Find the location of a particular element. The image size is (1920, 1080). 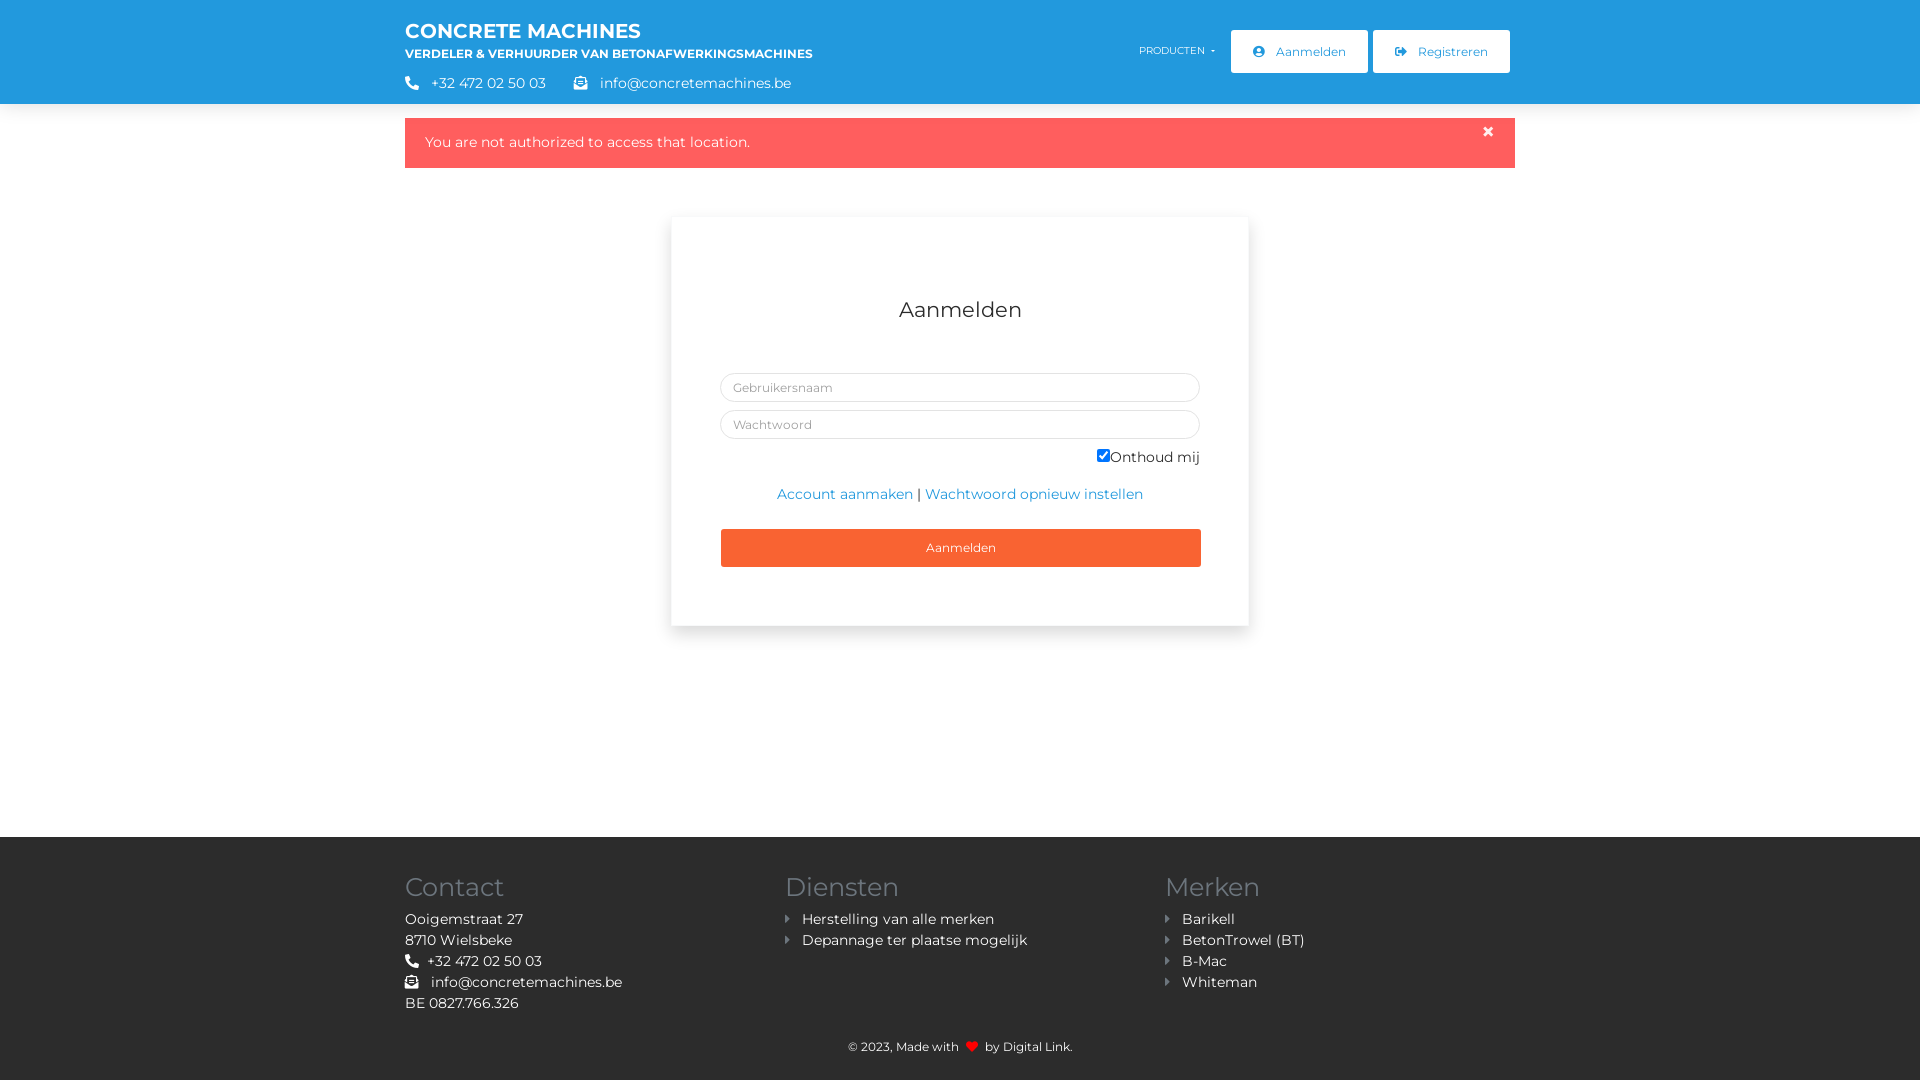

'Wachtwoord opnieuw instellen' is located at coordinates (1033, 493).